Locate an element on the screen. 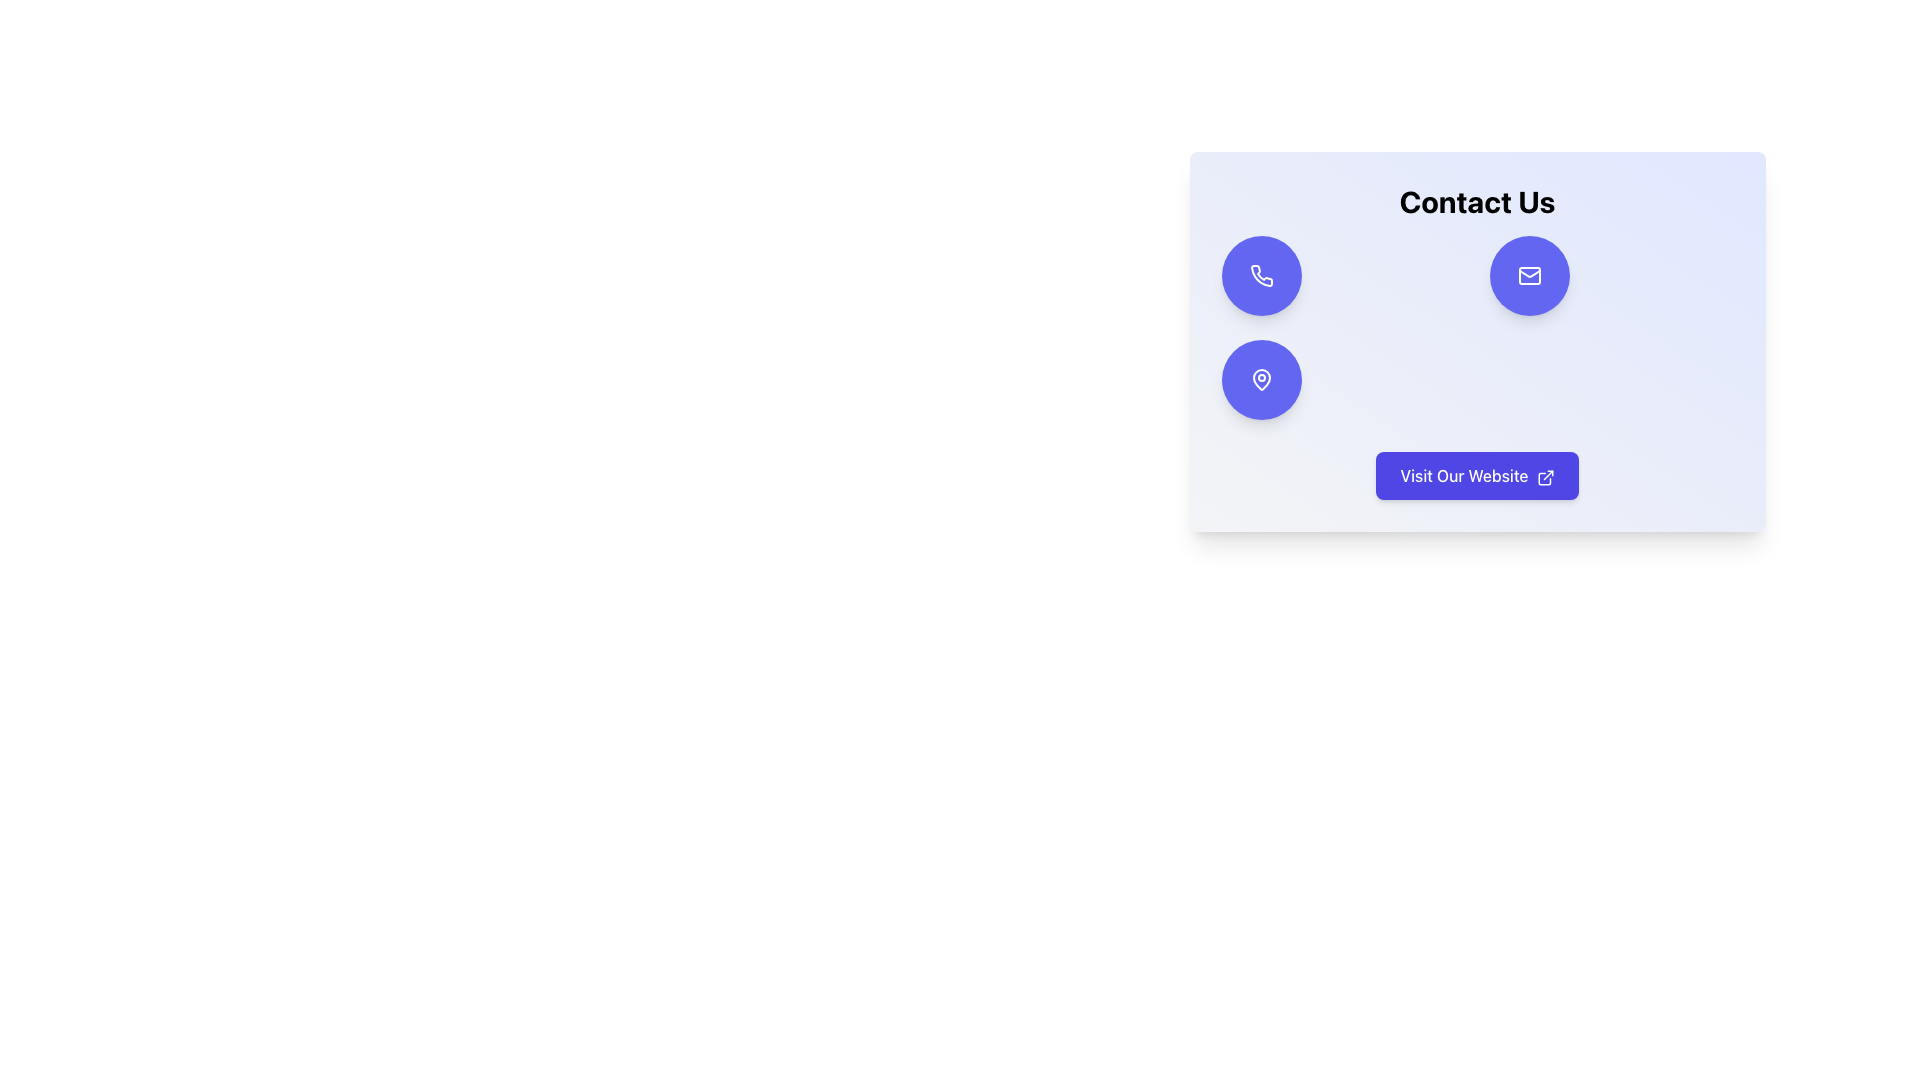  the circular blue button with a white envelope icon located under the 'Contact Us' label is located at coordinates (1528, 276).